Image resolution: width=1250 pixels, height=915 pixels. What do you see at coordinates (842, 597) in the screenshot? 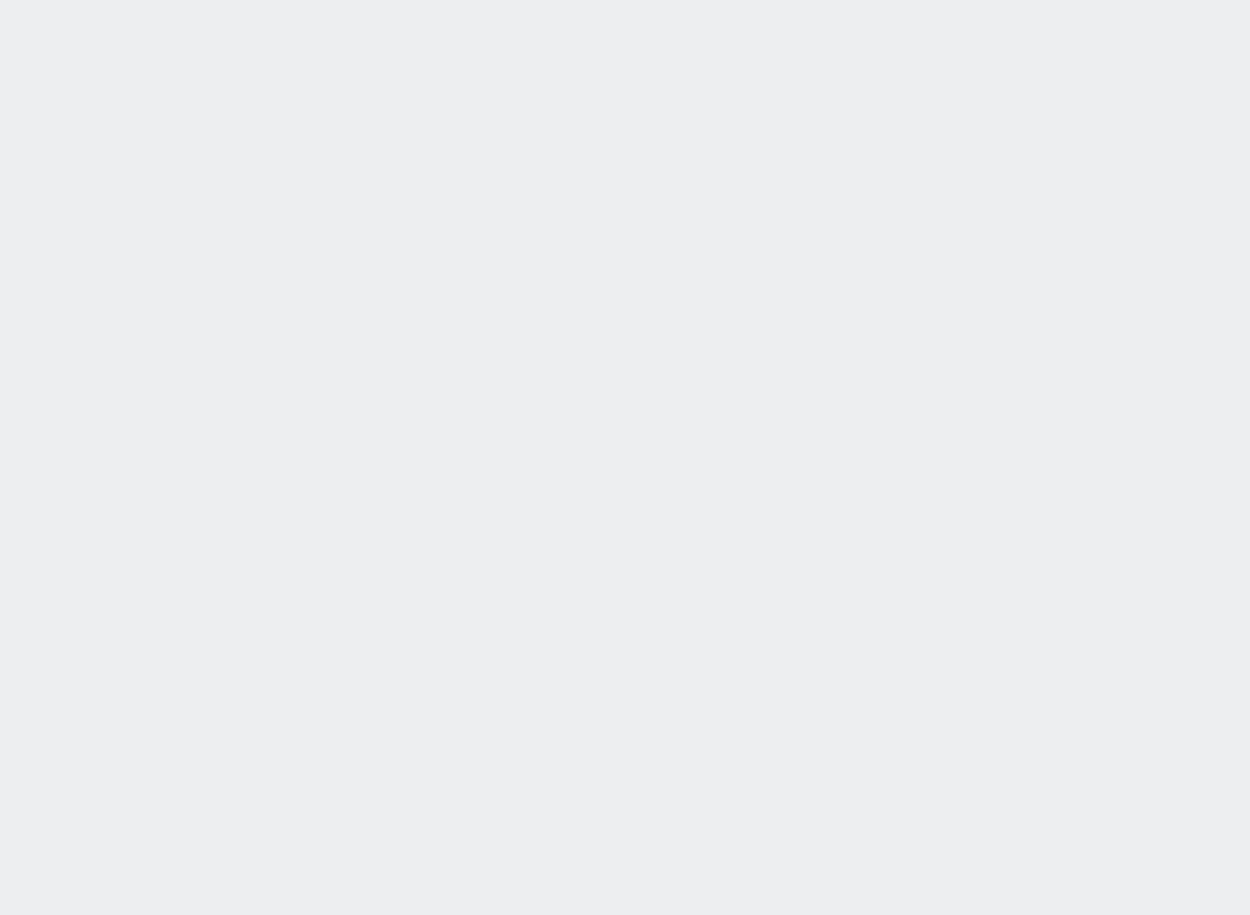
I see `'24. North Carolina'` at bounding box center [842, 597].